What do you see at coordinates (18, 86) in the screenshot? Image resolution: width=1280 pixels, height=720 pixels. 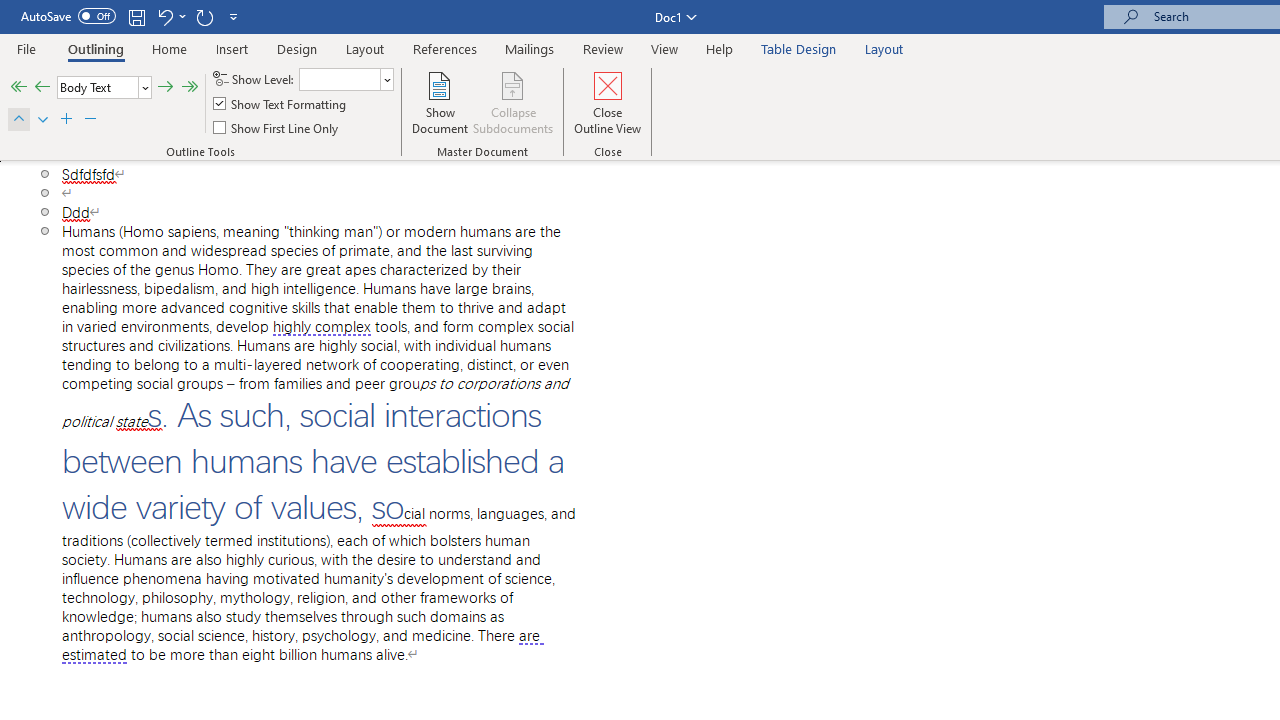 I see `'Promote to Heading 1'` at bounding box center [18, 86].